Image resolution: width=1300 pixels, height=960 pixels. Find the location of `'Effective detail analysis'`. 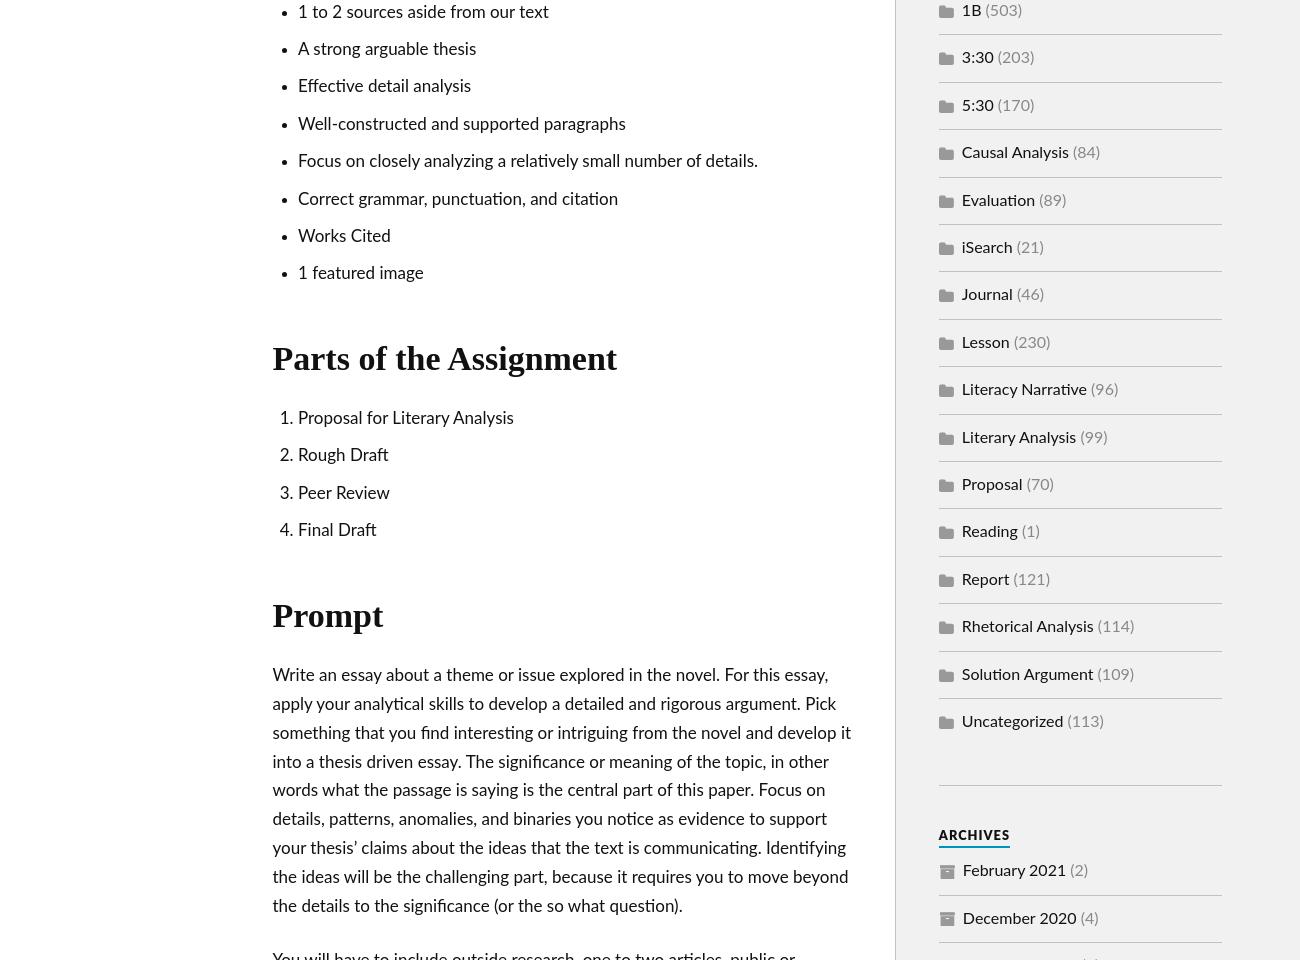

'Effective detail analysis' is located at coordinates (384, 86).